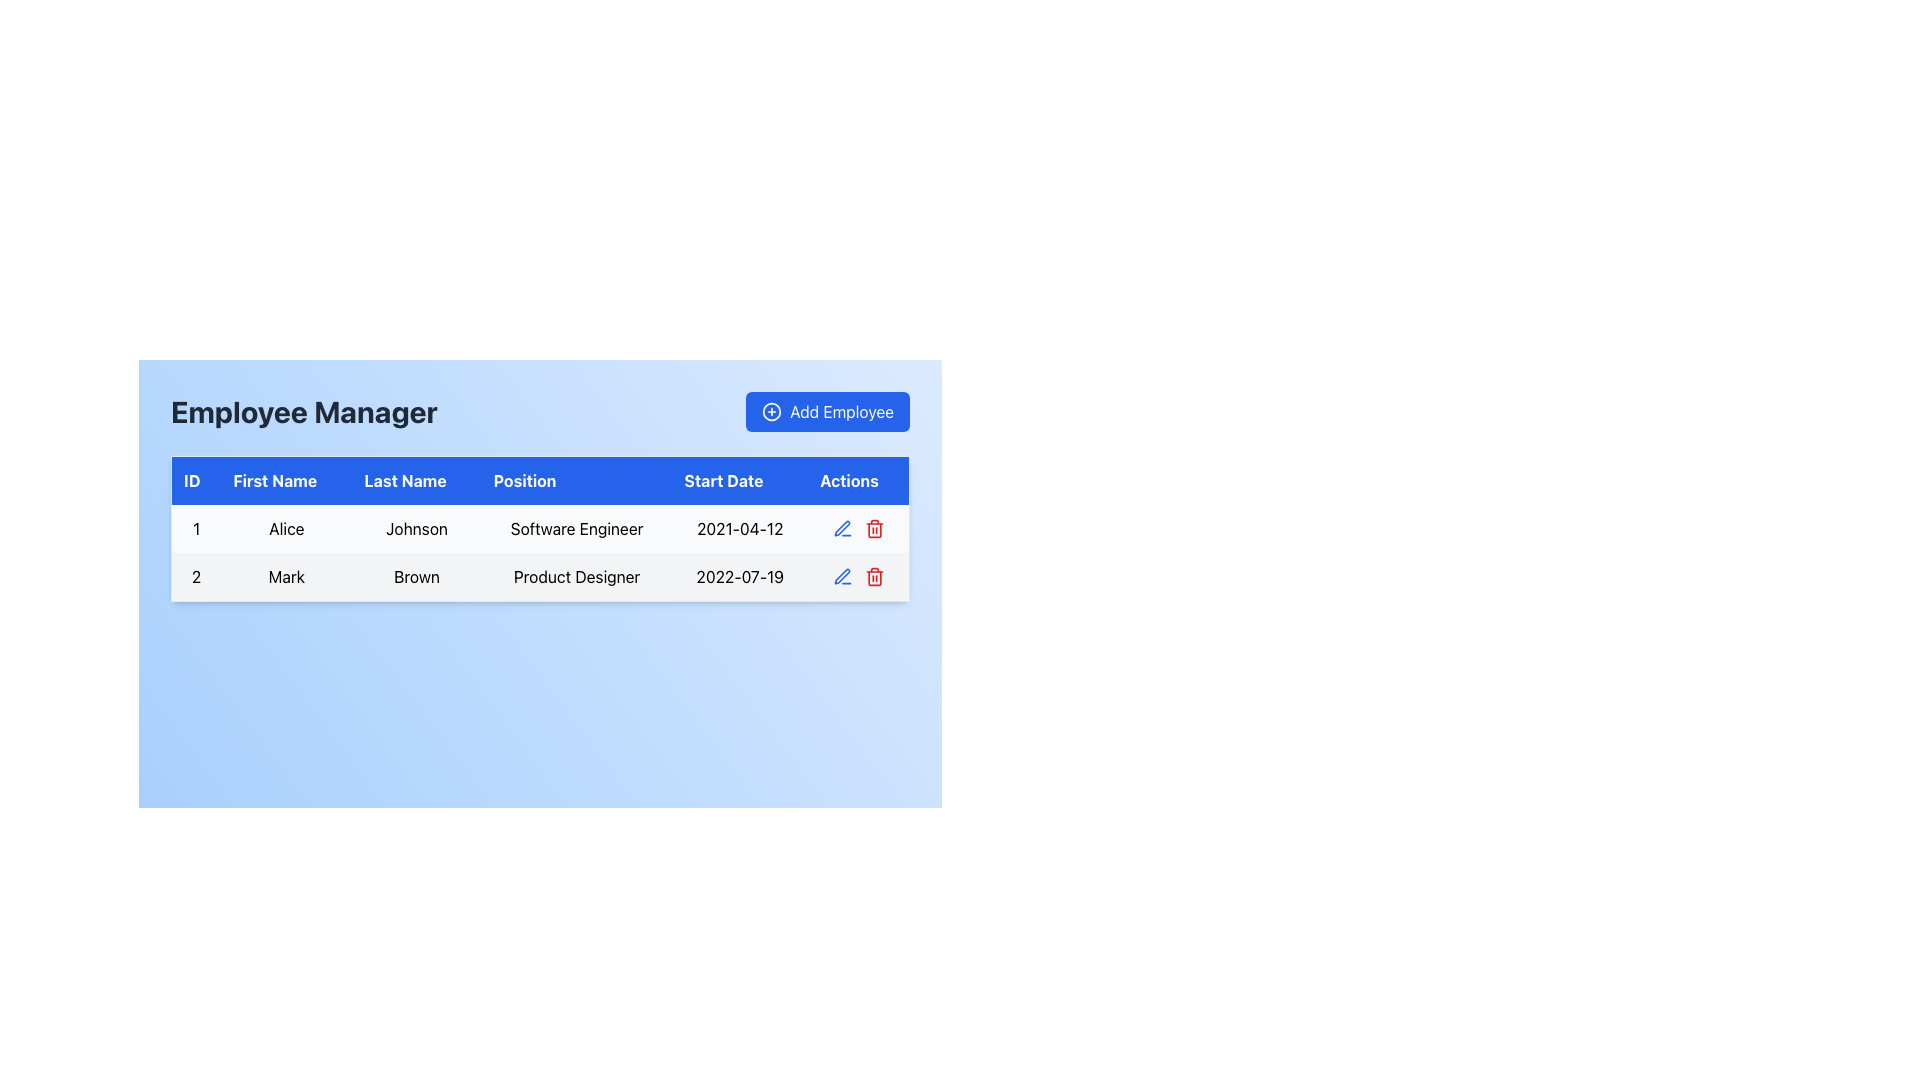 The width and height of the screenshot is (1920, 1080). What do you see at coordinates (416, 577) in the screenshot?
I see `the static label displaying the last name 'Mark' in the third column of the second row within the employee data table` at bounding box center [416, 577].